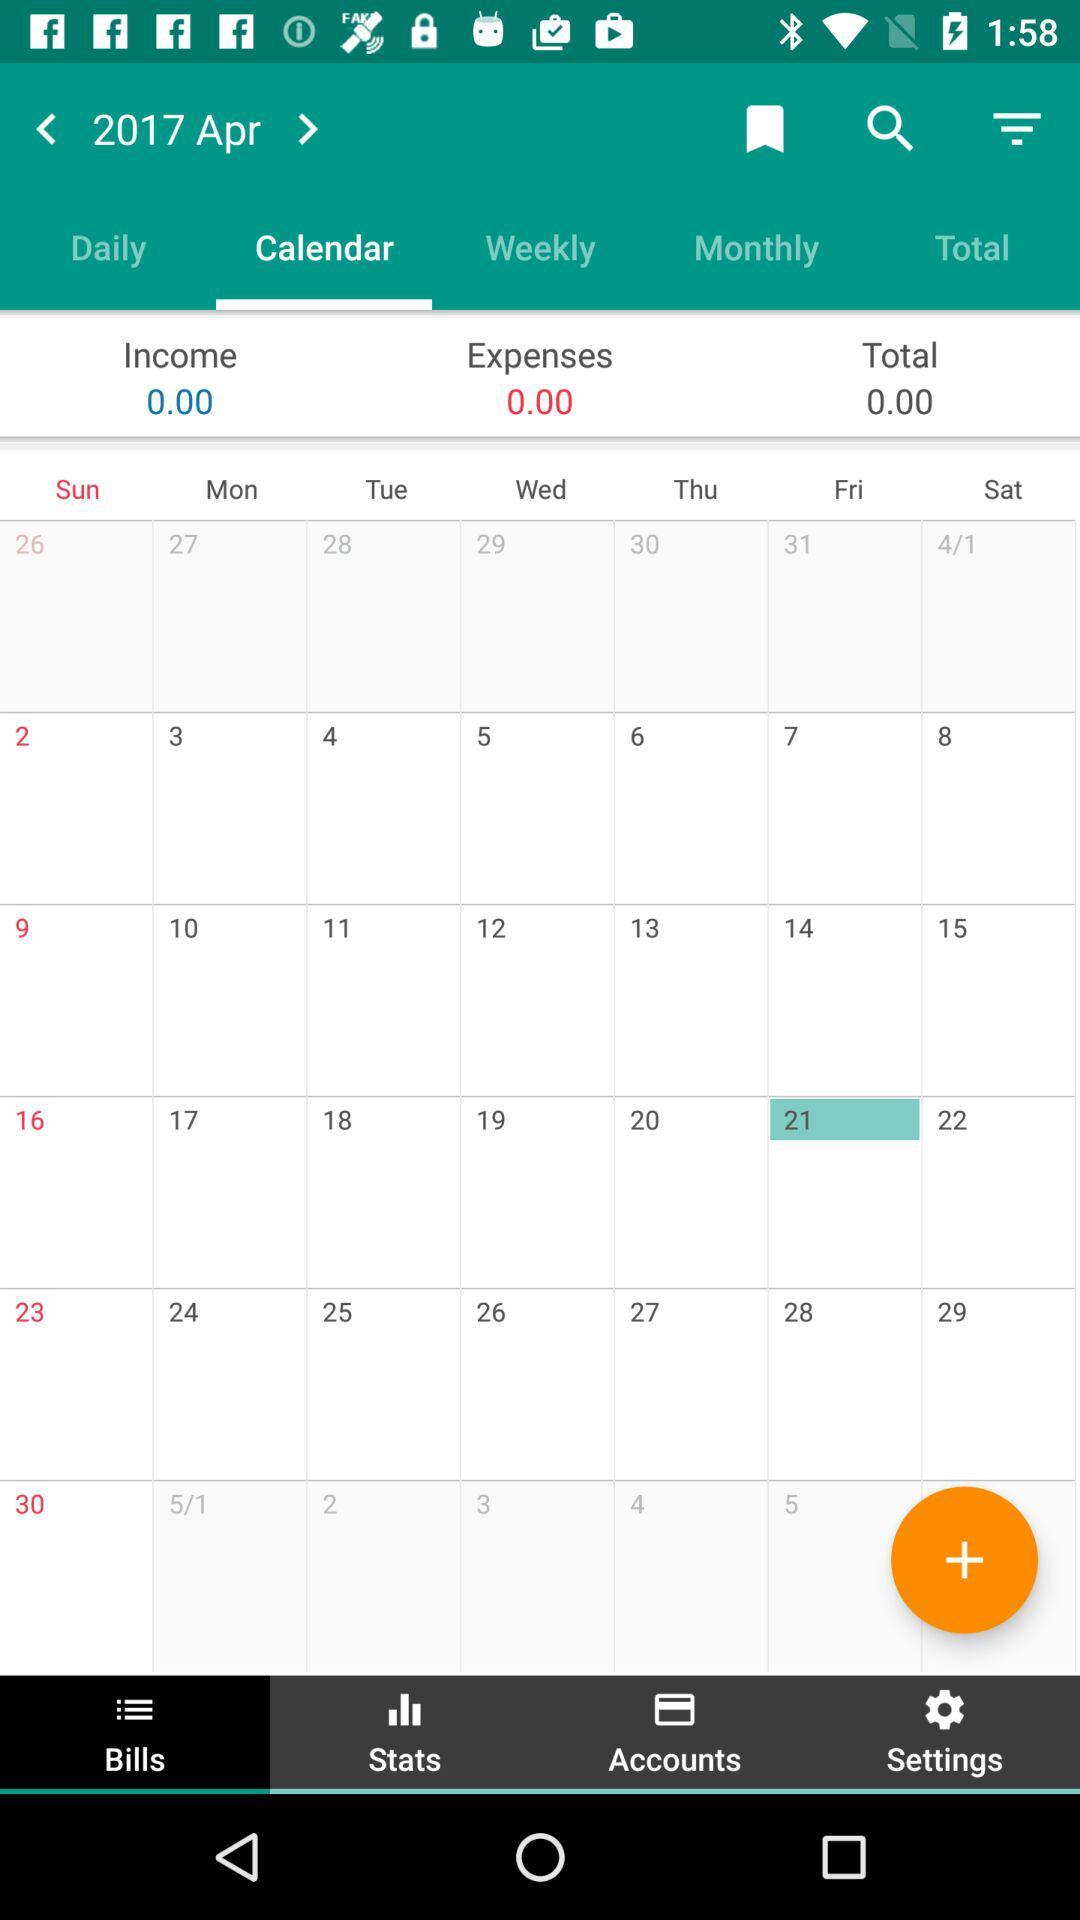 Image resolution: width=1080 pixels, height=1920 pixels. What do you see at coordinates (890, 127) in the screenshot?
I see `search the app` at bounding box center [890, 127].